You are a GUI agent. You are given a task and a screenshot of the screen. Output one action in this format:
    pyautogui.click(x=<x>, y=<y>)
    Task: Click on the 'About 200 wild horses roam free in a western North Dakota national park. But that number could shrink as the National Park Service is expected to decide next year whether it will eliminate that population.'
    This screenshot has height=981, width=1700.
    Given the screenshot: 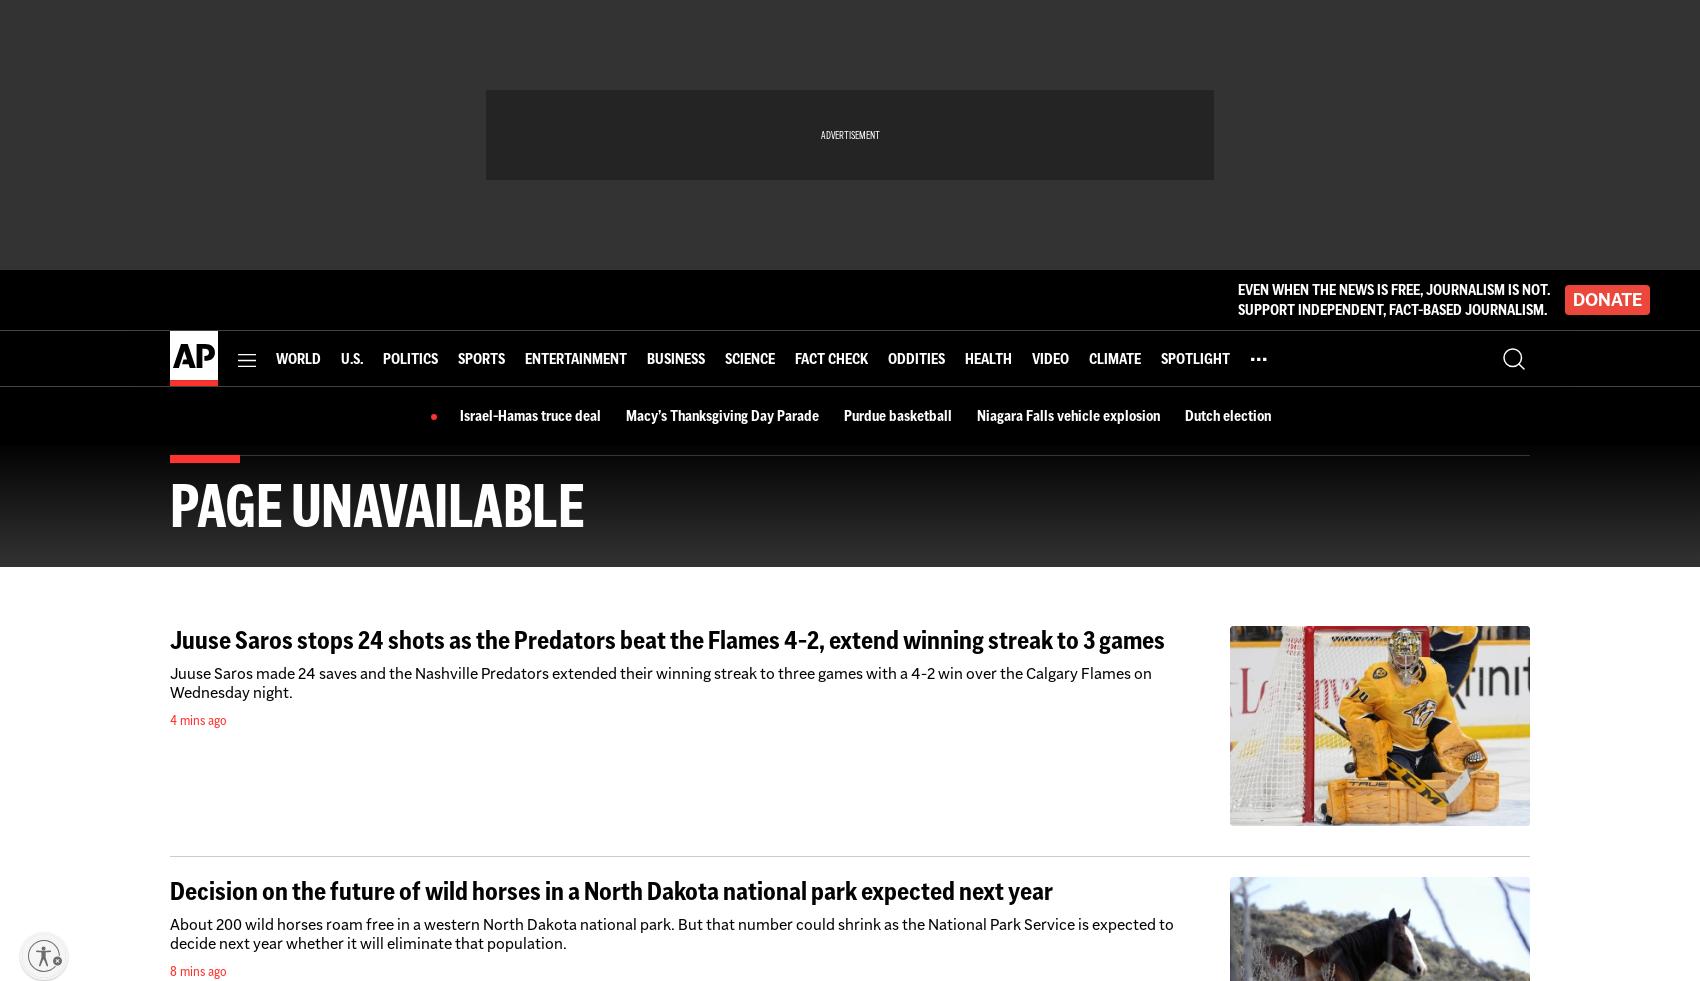 What is the action you would take?
    pyautogui.click(x=169, y=933)
    